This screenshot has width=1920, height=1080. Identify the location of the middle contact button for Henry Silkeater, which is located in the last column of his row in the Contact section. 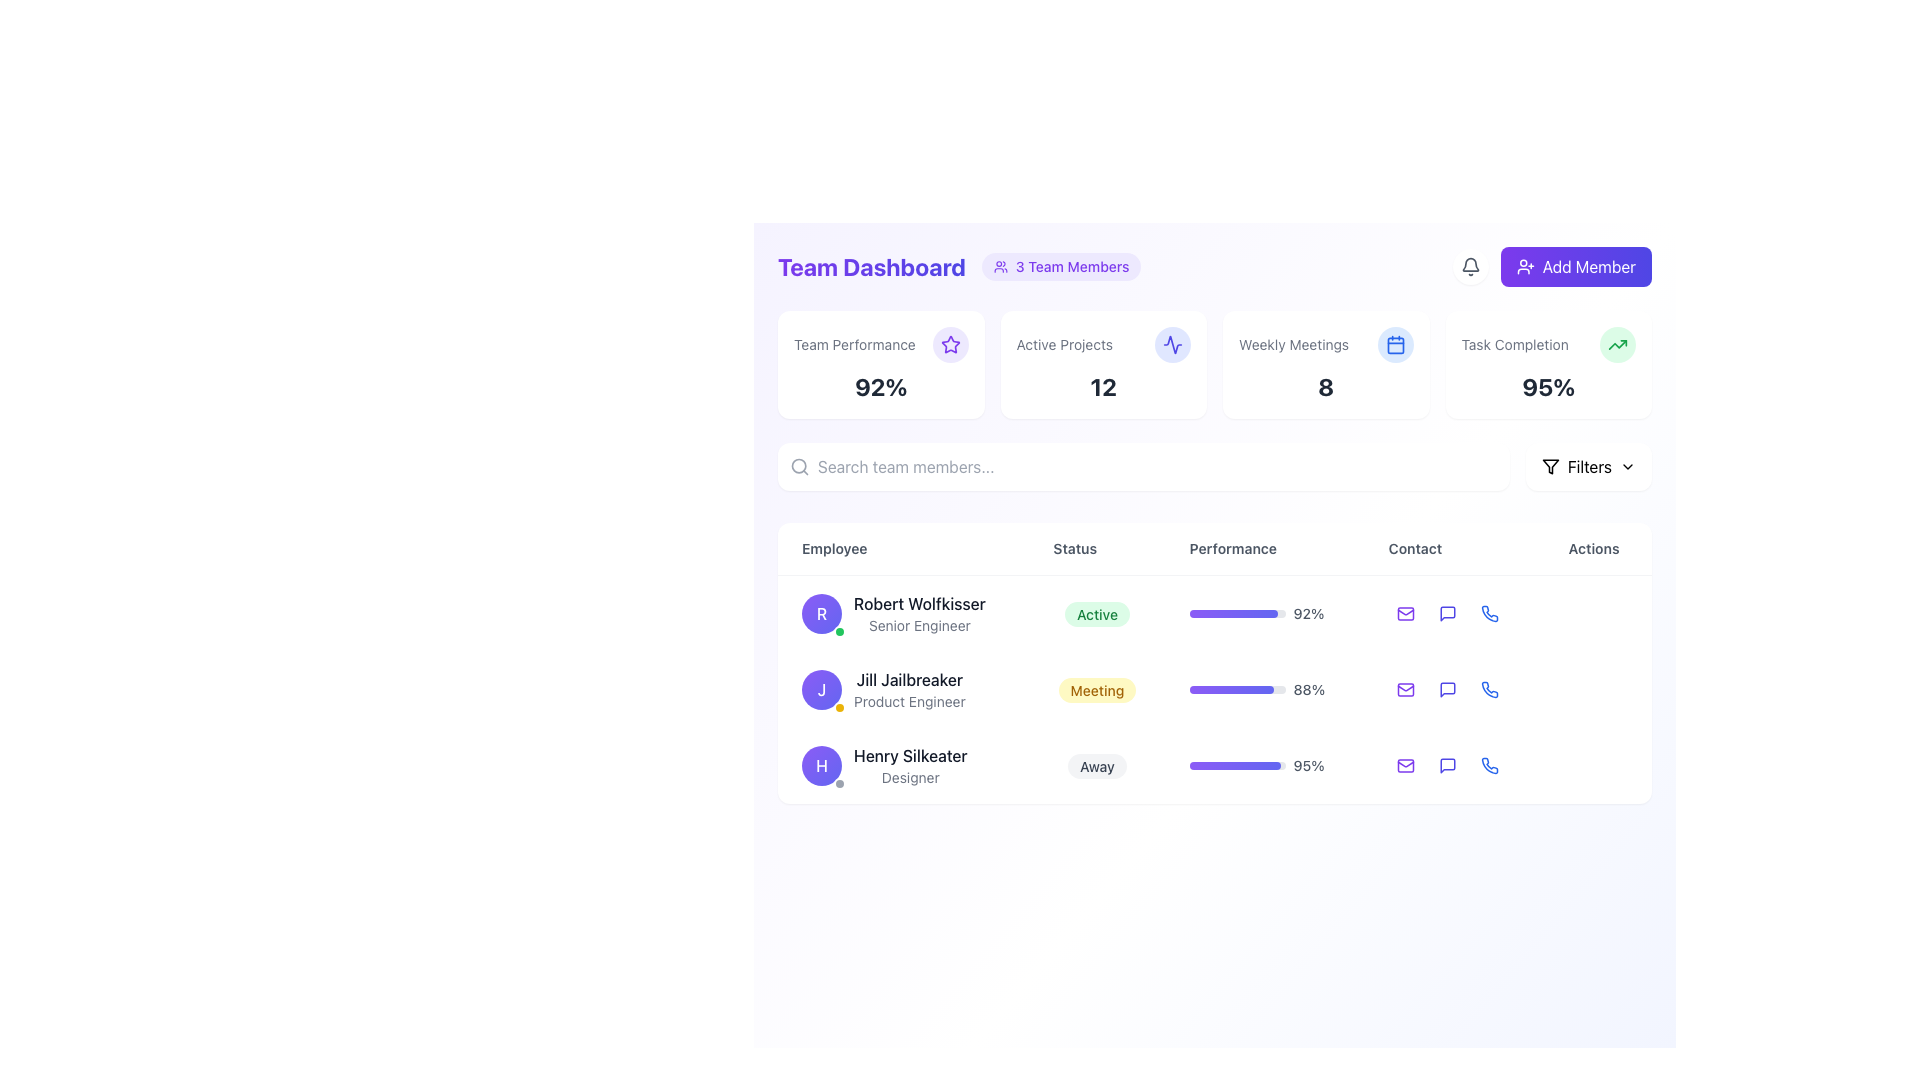
(1454, 765).